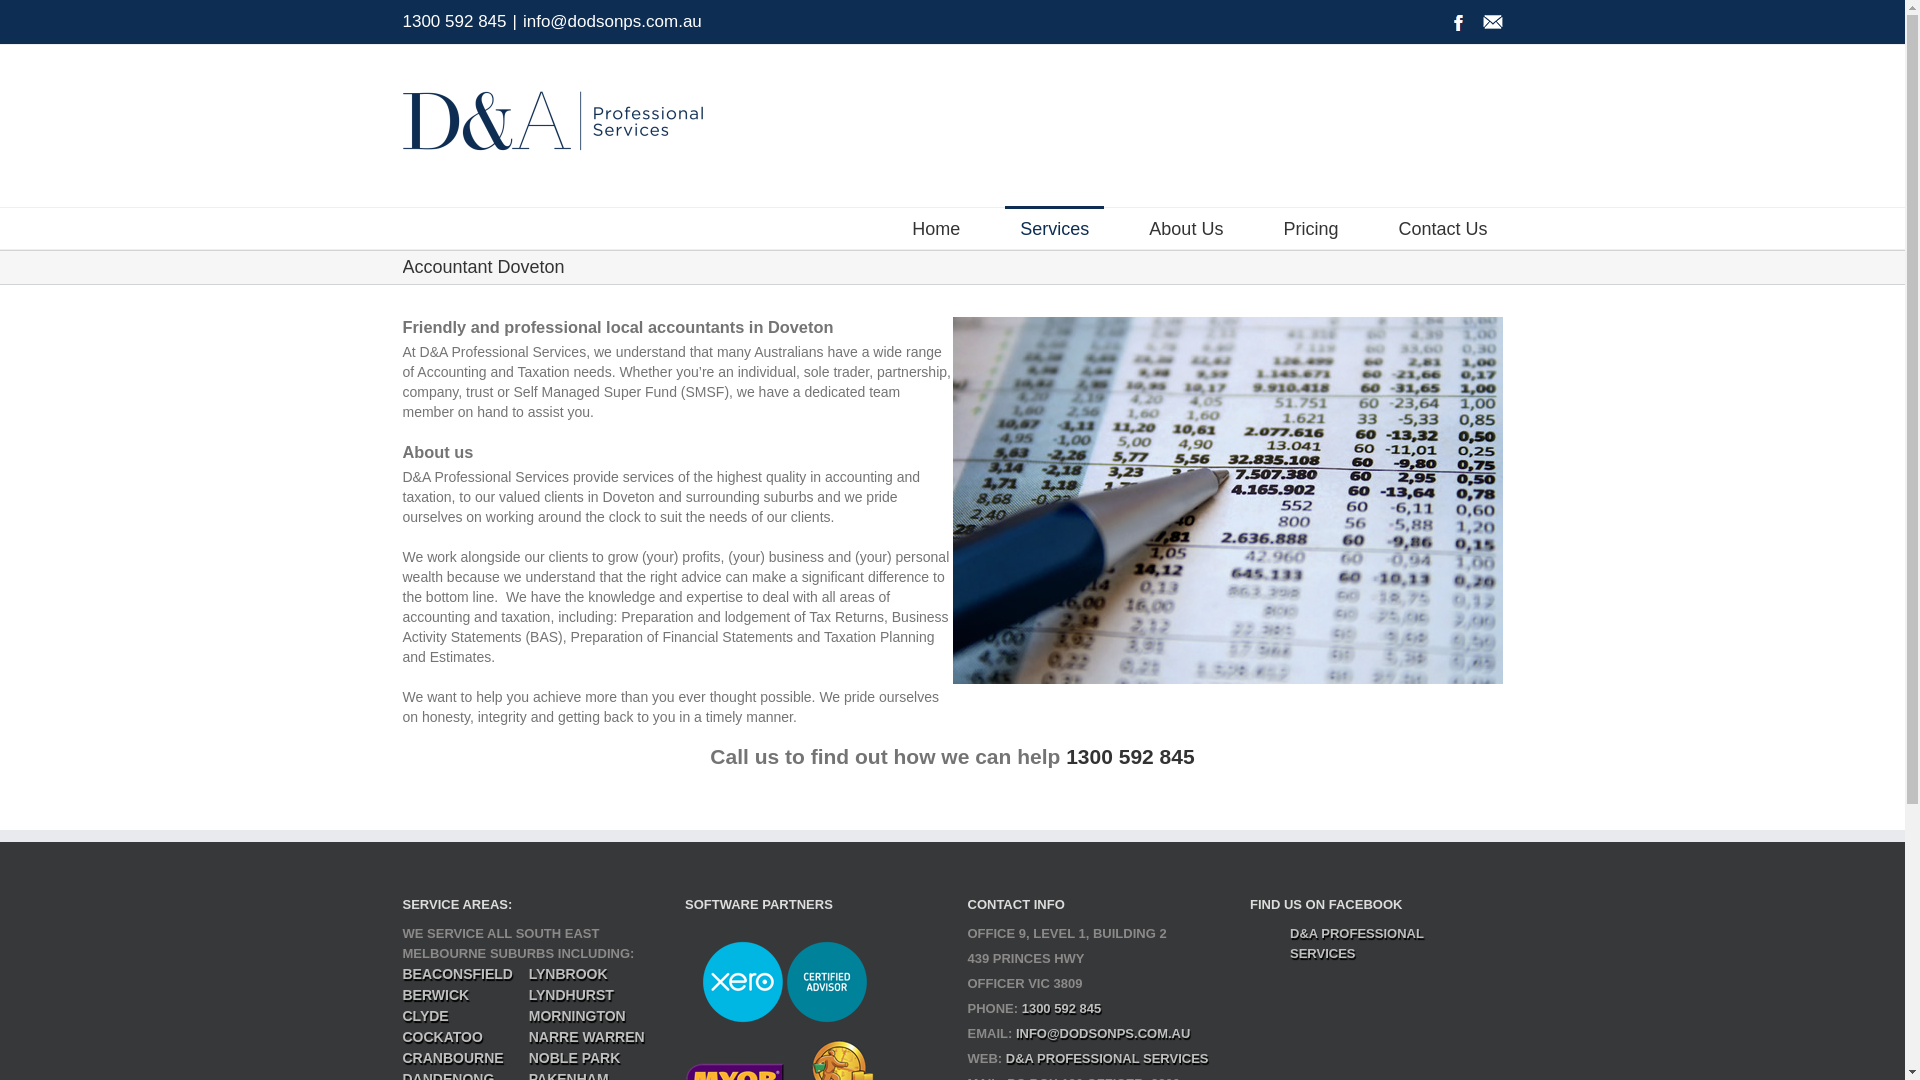 This screenshot has height=1080, width=1920. What do you see at coordinates (1310, 226) in the screenshot?
I see `'Pricing'` at bounding box center [1310, 226].